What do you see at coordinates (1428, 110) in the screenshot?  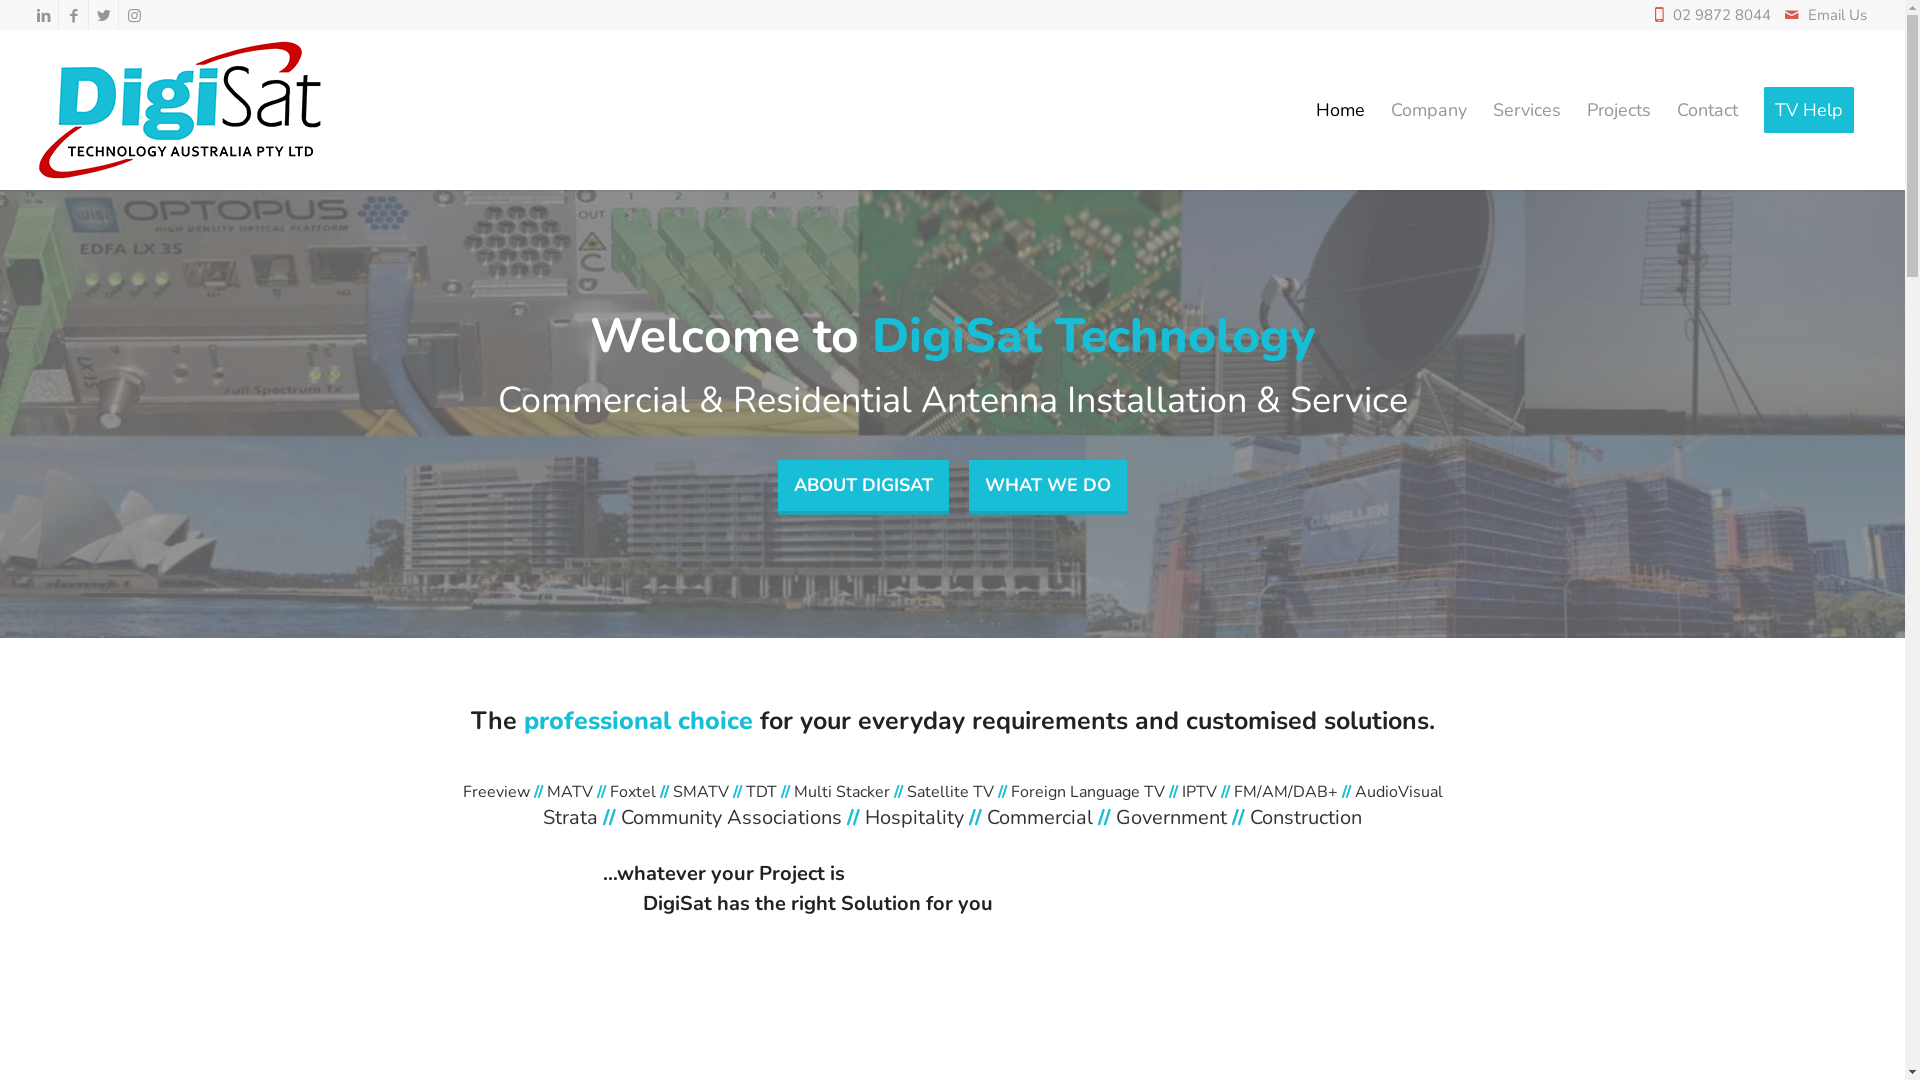 I see `'Company'` at bounding box center [1428, 110].